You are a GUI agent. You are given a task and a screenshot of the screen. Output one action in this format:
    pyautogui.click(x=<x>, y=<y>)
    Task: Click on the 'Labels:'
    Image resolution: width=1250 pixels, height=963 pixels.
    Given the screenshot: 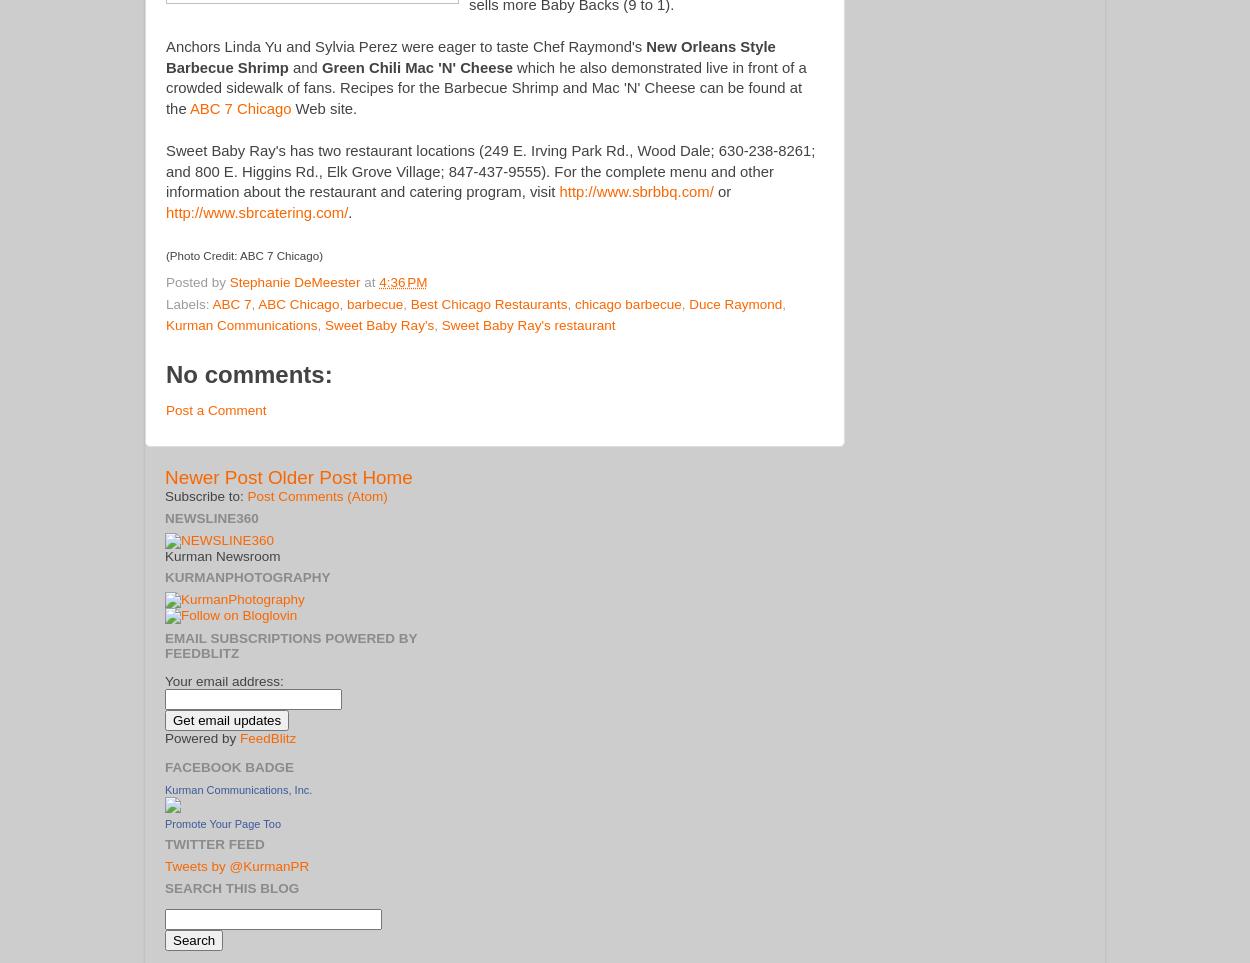 What is the action you would take?
    pyautogui.click(x=188, y=302)
    